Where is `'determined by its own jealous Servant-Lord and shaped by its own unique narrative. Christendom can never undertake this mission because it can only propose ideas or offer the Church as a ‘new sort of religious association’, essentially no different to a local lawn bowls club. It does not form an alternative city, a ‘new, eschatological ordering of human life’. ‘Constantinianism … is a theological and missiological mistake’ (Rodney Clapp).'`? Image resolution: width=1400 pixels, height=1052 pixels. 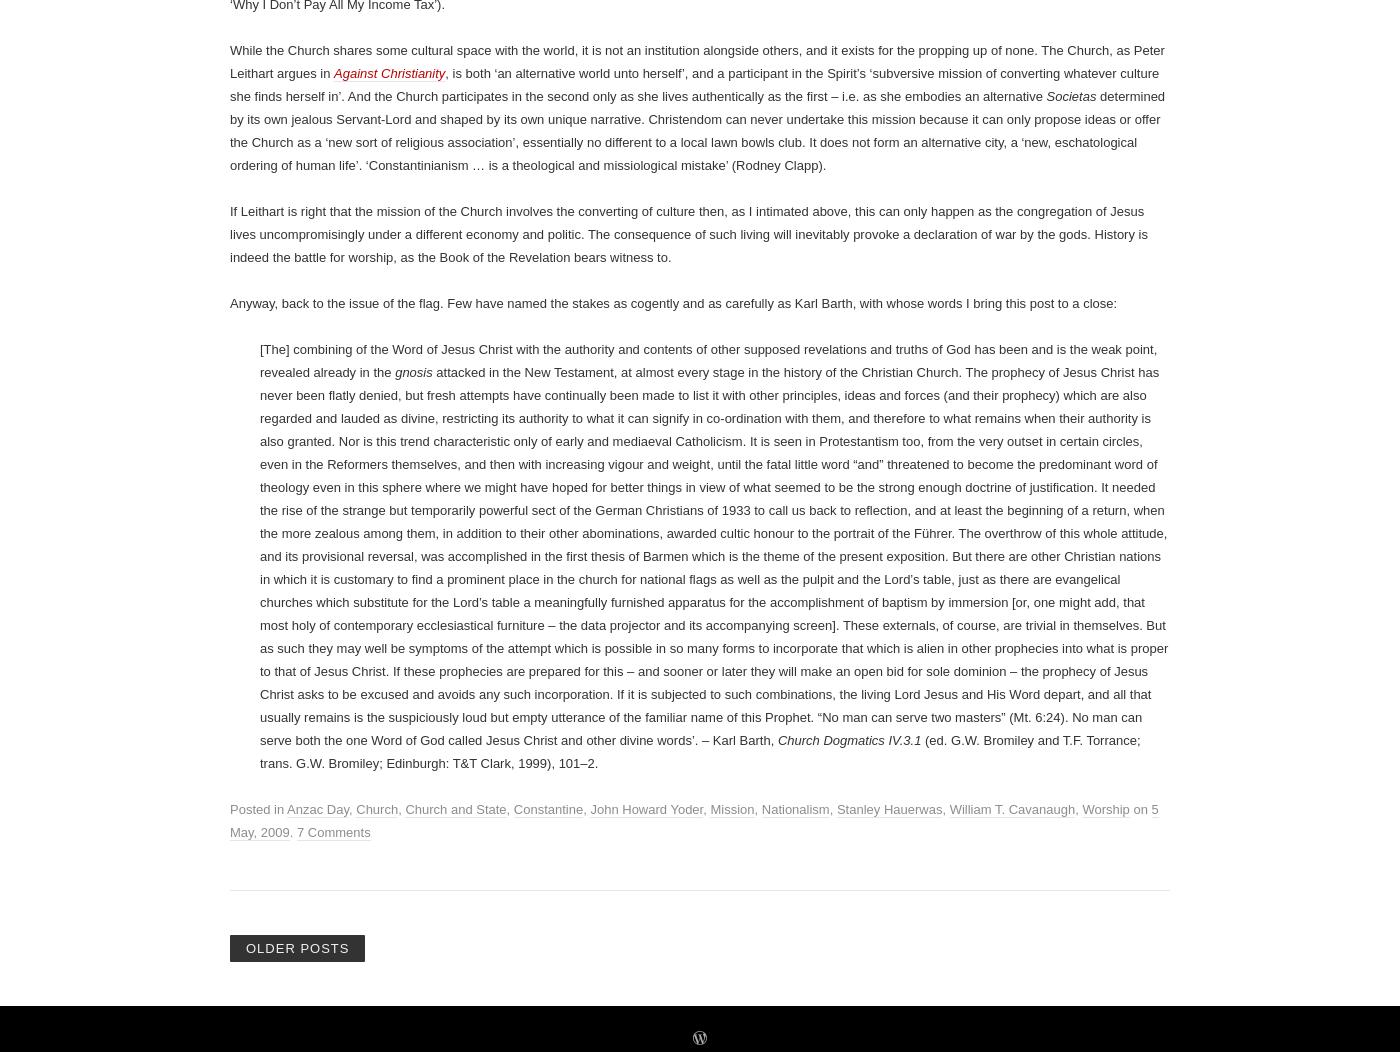 'determined by its own jealous Servant-Lord and shaped by its own unique narrative. Christendom can never undertake this mission because it can only propose ideas or offer the Church as a ‘new sort of religious association’, essentially no different to a local lawn bowls club. It does not form an alternative city, a ‘new, eschatological ordering of human life’. ‘Constantinianism … is a theological and missiological mistake’ (Rodney Clapp).' is located at coordinates (230, 897).